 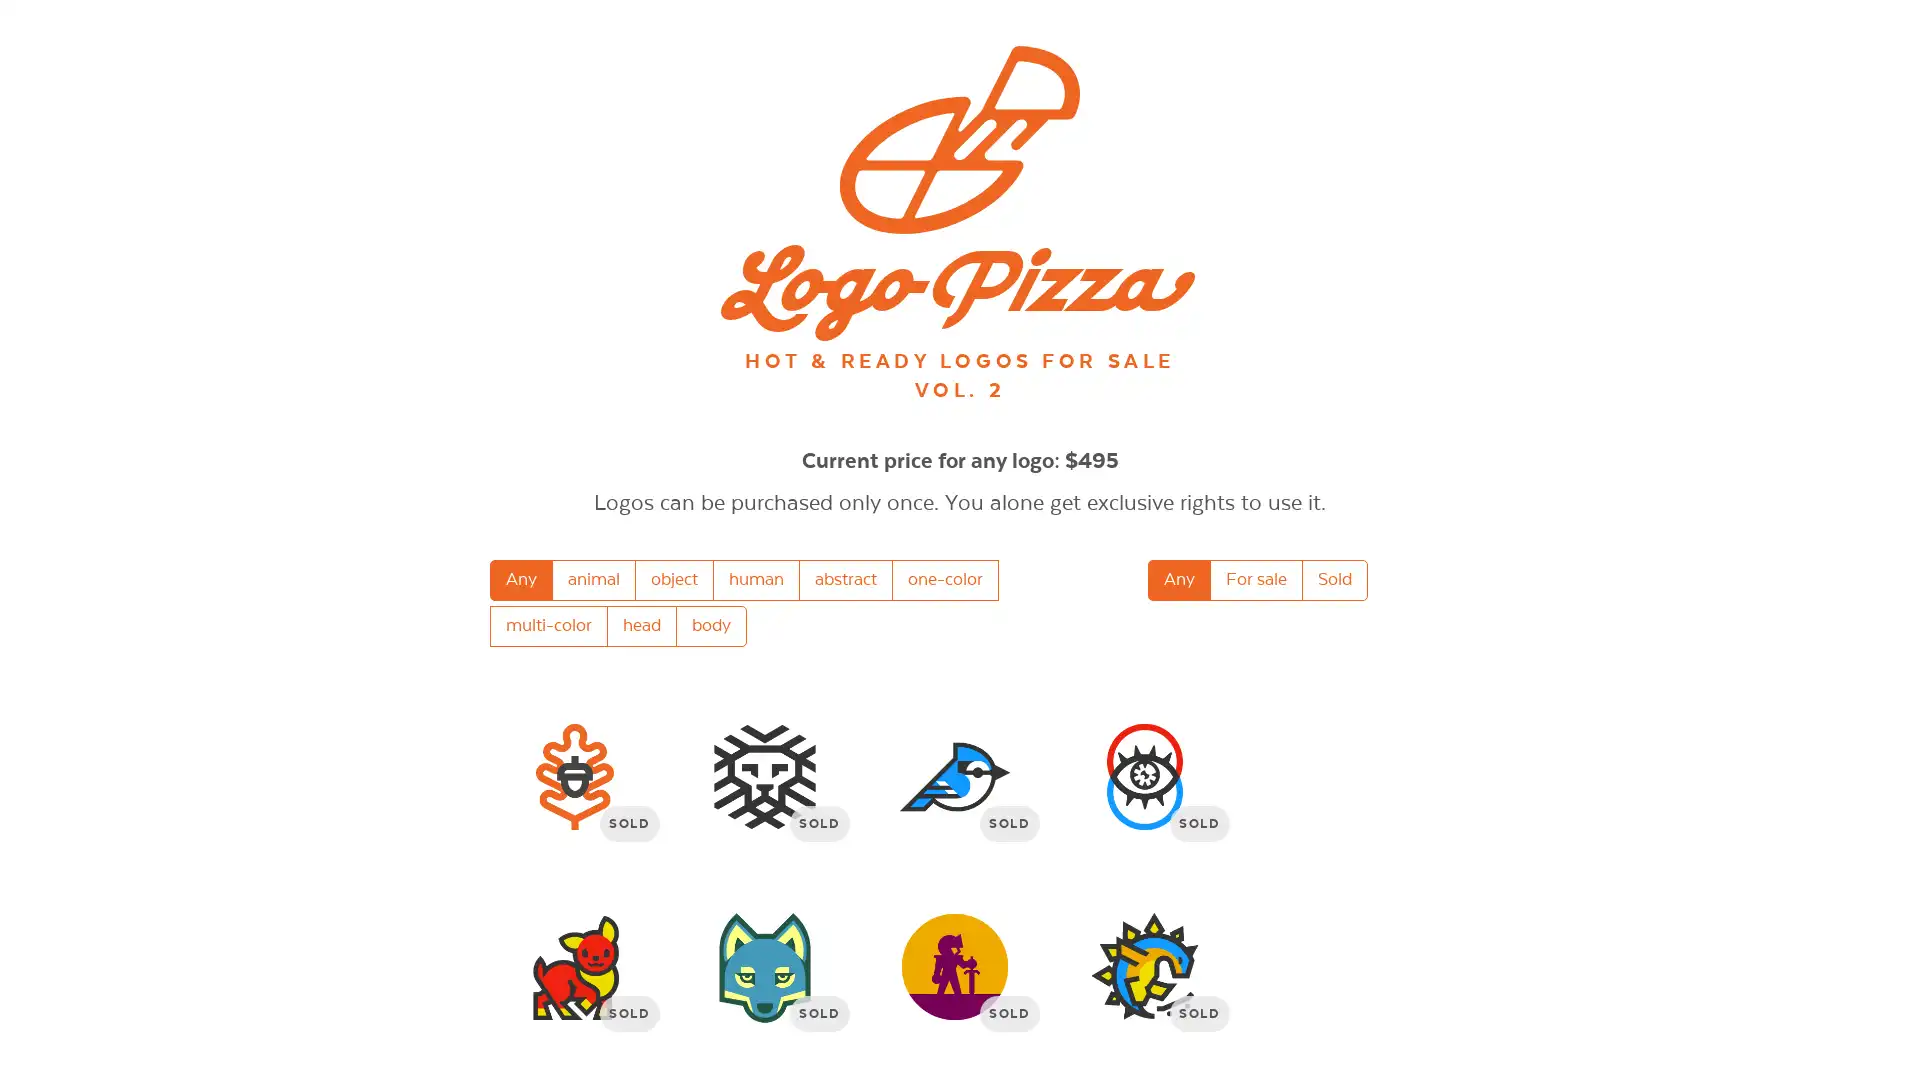 I want to click on head, so click(x=642, y=625).